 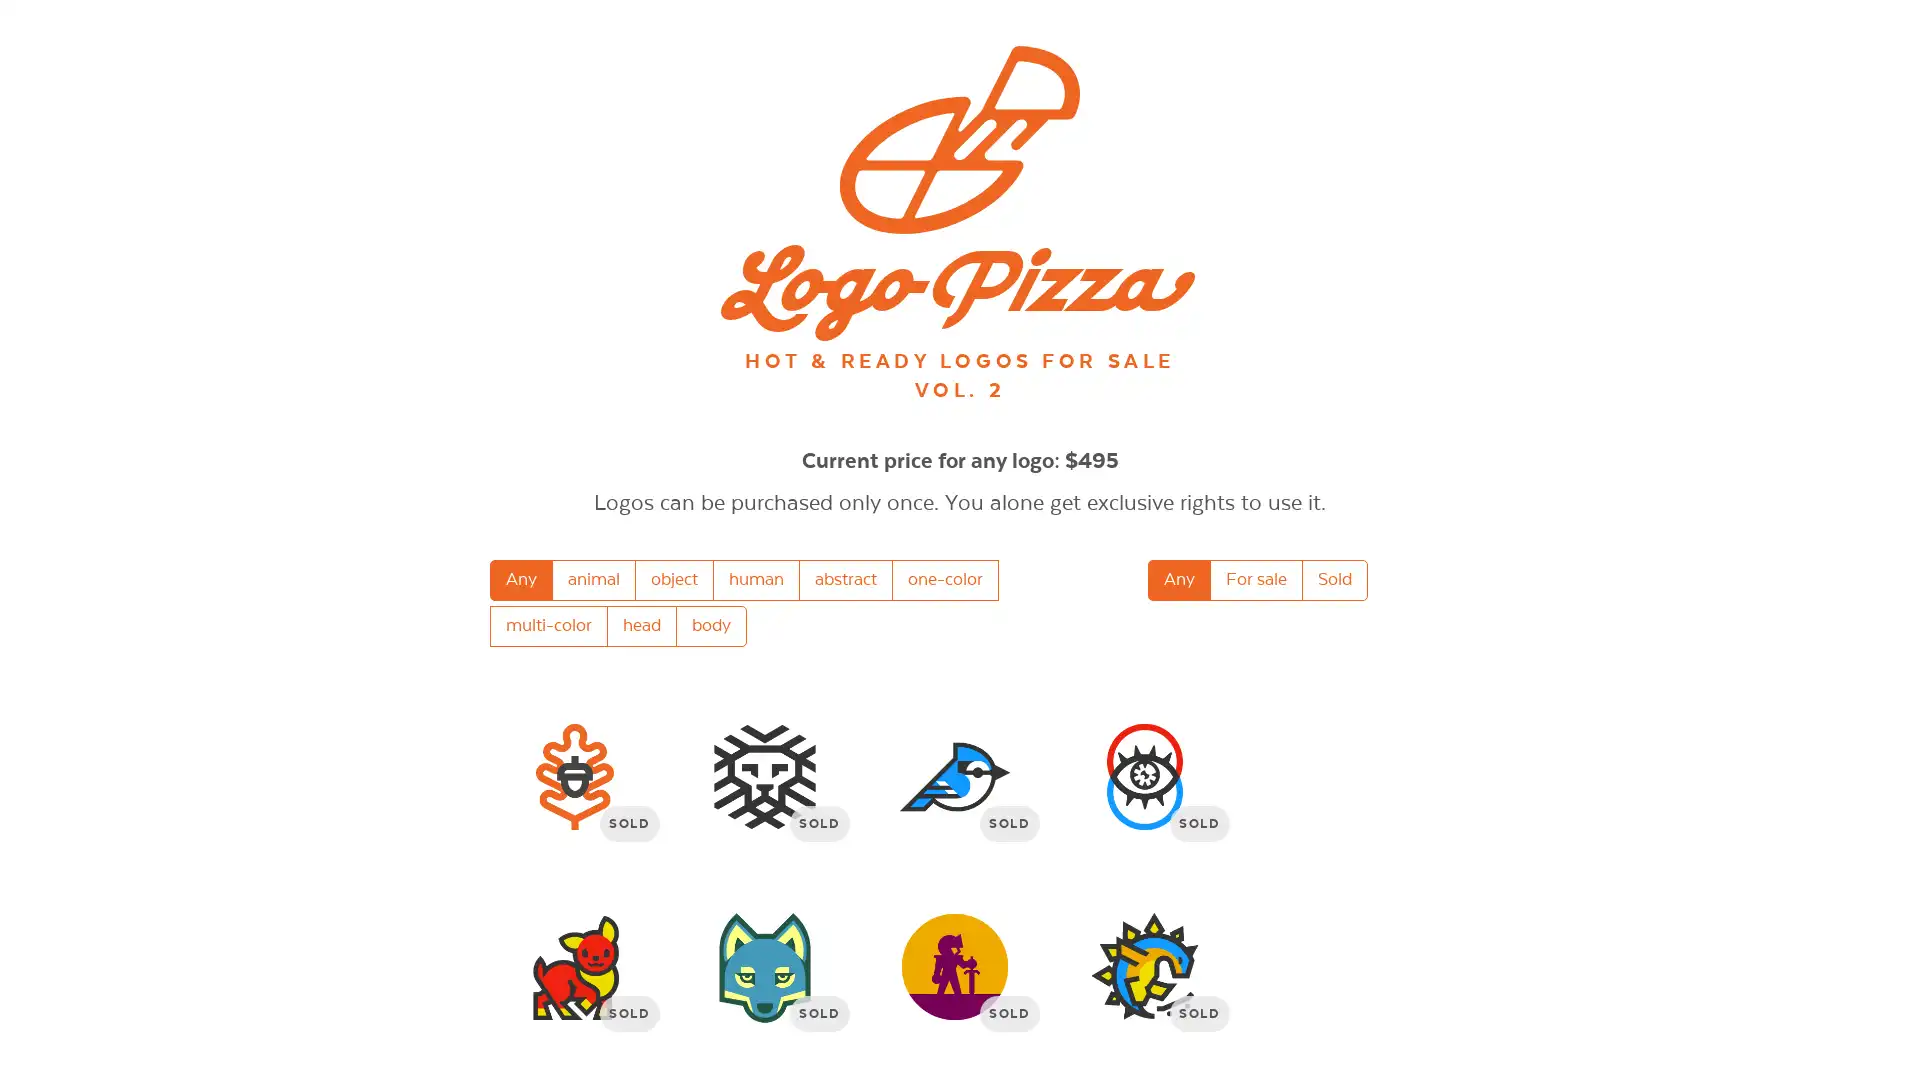 I want to click on head, so click(x=642, y=625).